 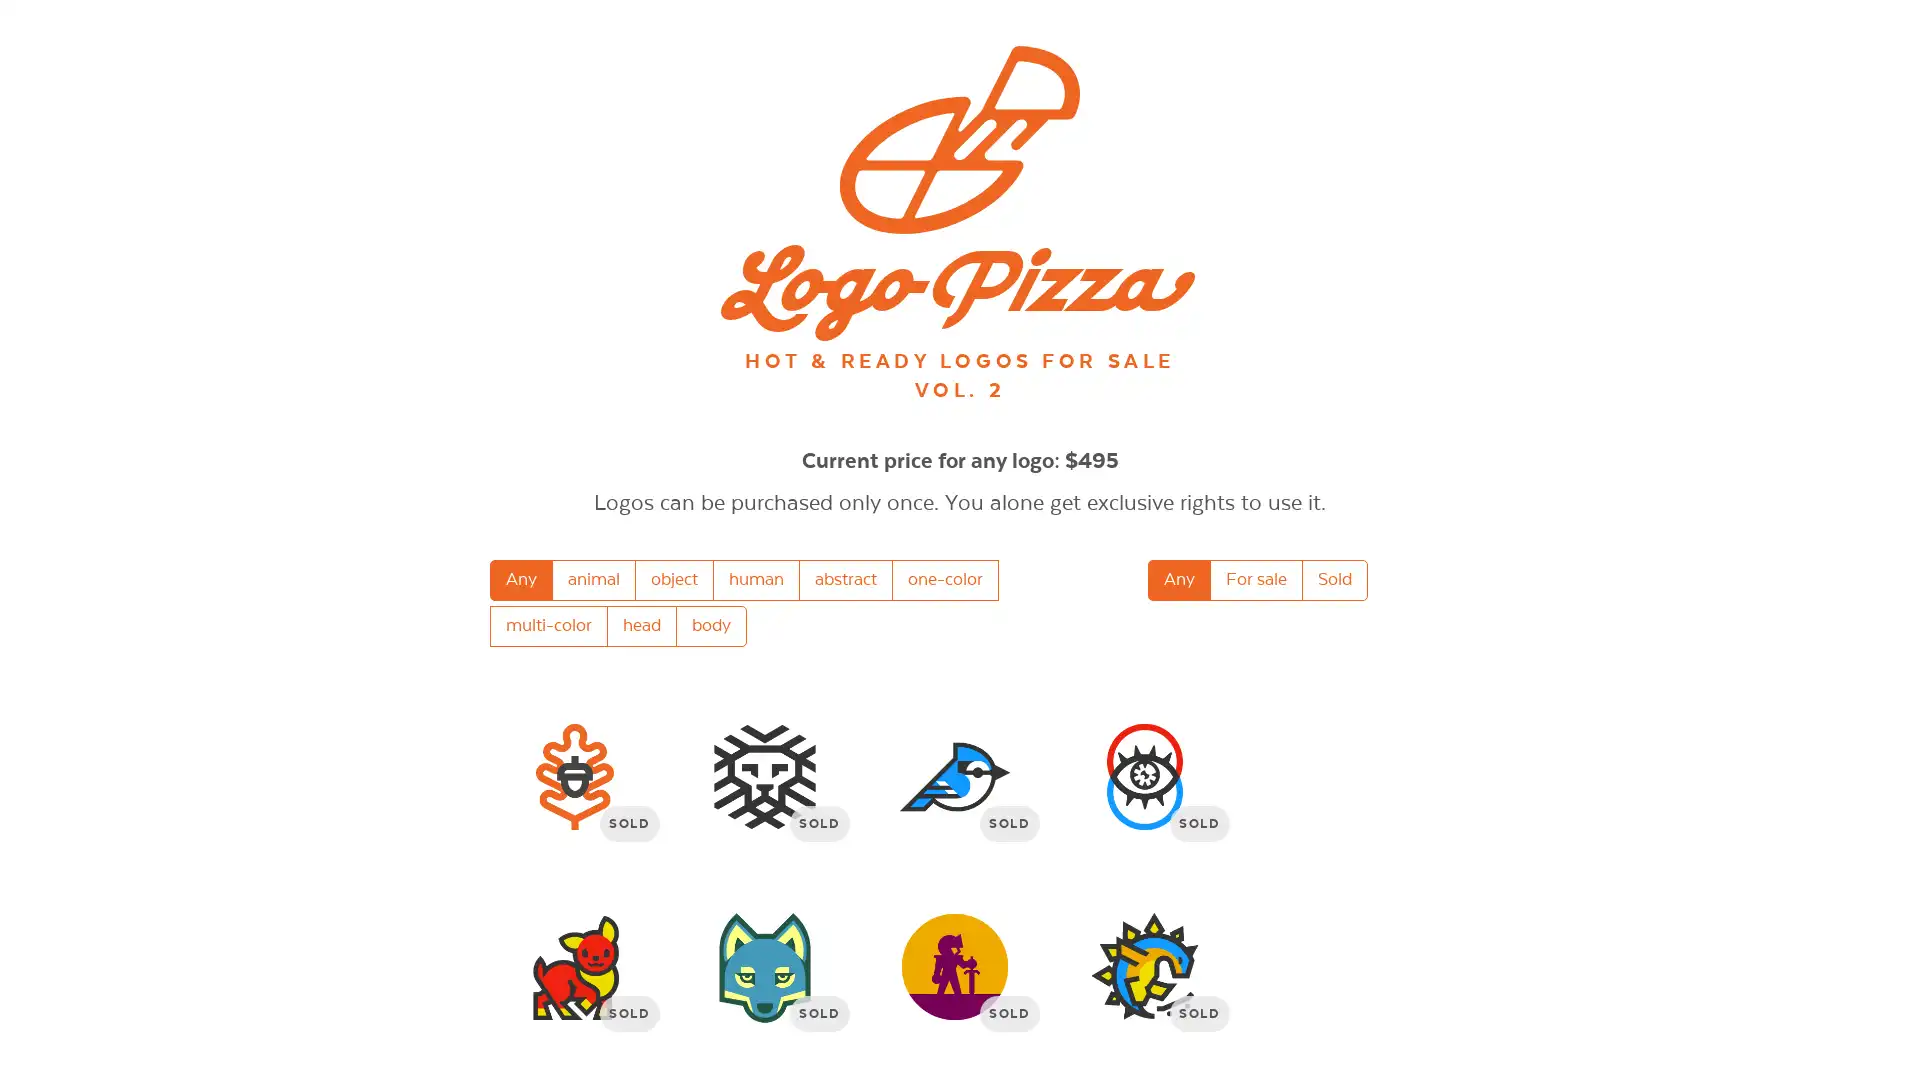 I want to click on head, so click(x=642, y=625).